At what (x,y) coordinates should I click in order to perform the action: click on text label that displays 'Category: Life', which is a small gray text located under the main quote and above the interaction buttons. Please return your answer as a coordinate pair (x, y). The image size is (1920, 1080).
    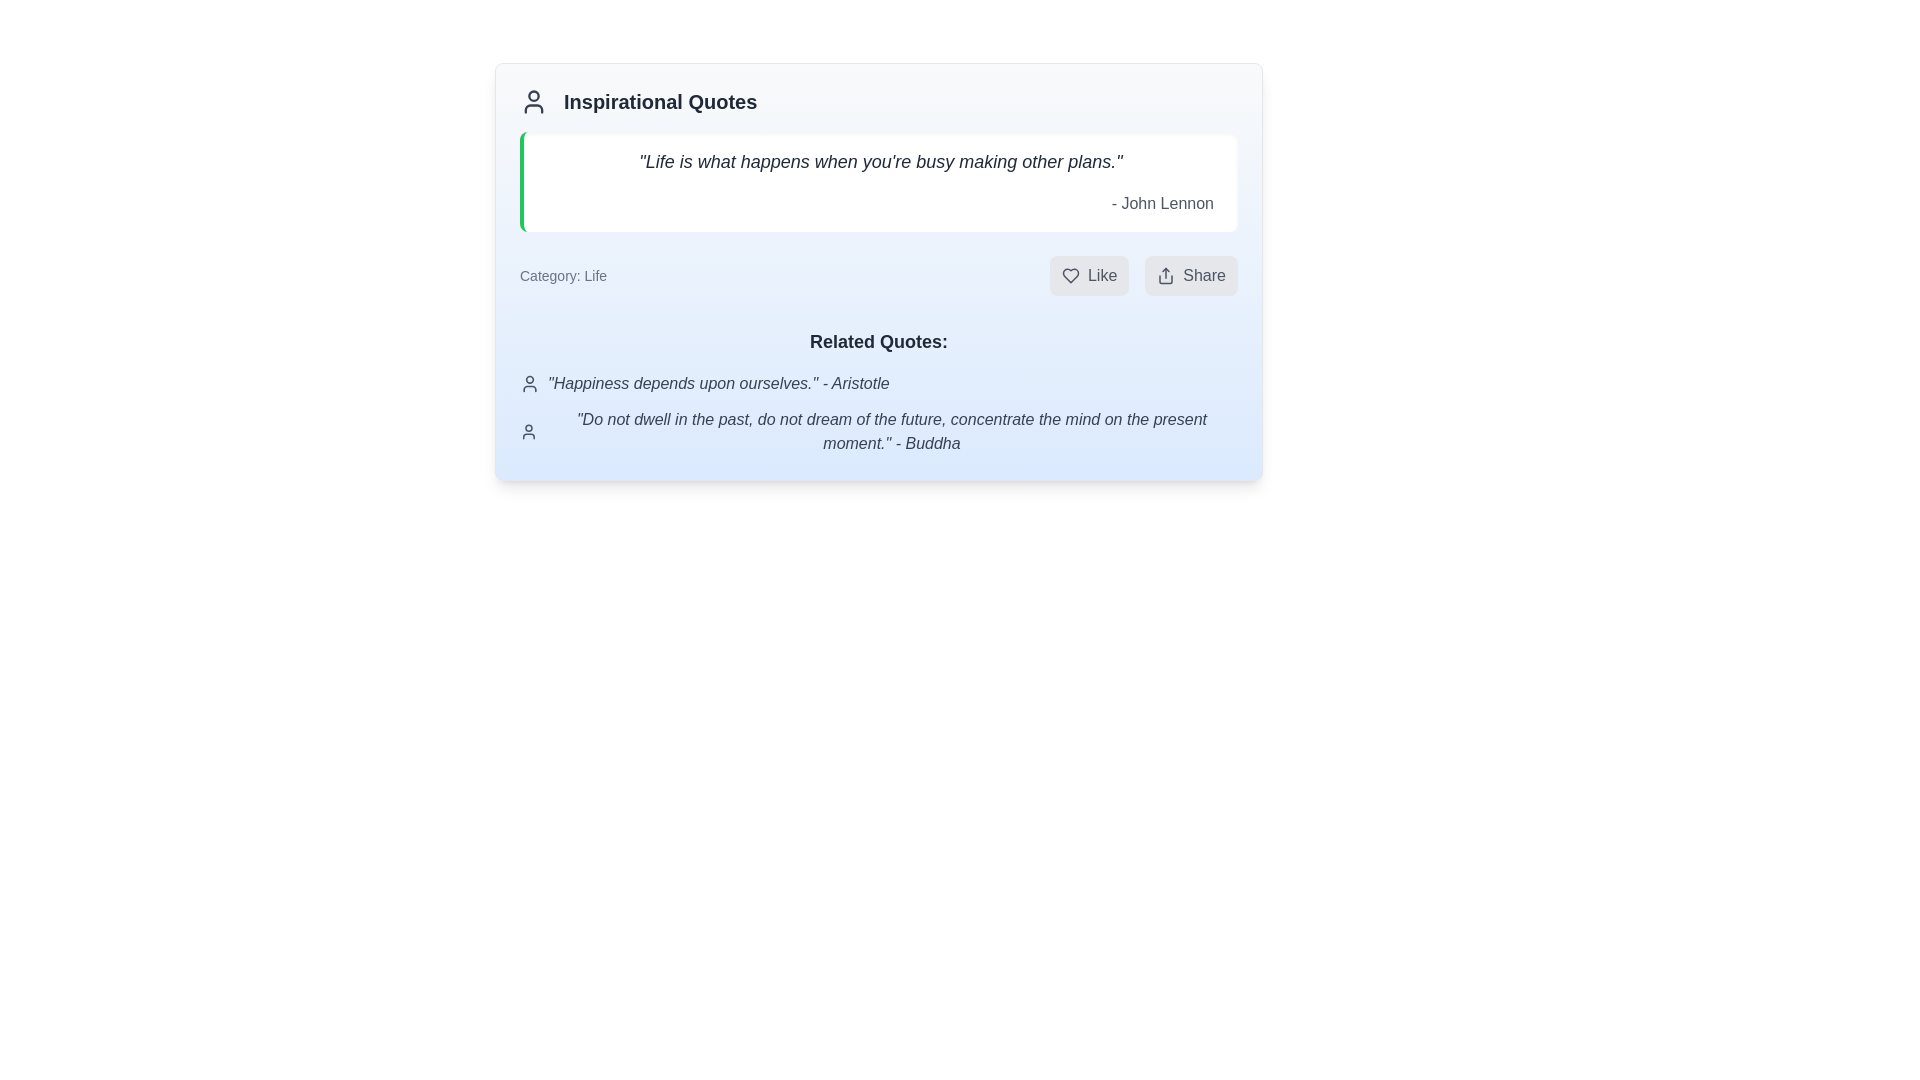
    Looking at the image, I should click on (562, 276).